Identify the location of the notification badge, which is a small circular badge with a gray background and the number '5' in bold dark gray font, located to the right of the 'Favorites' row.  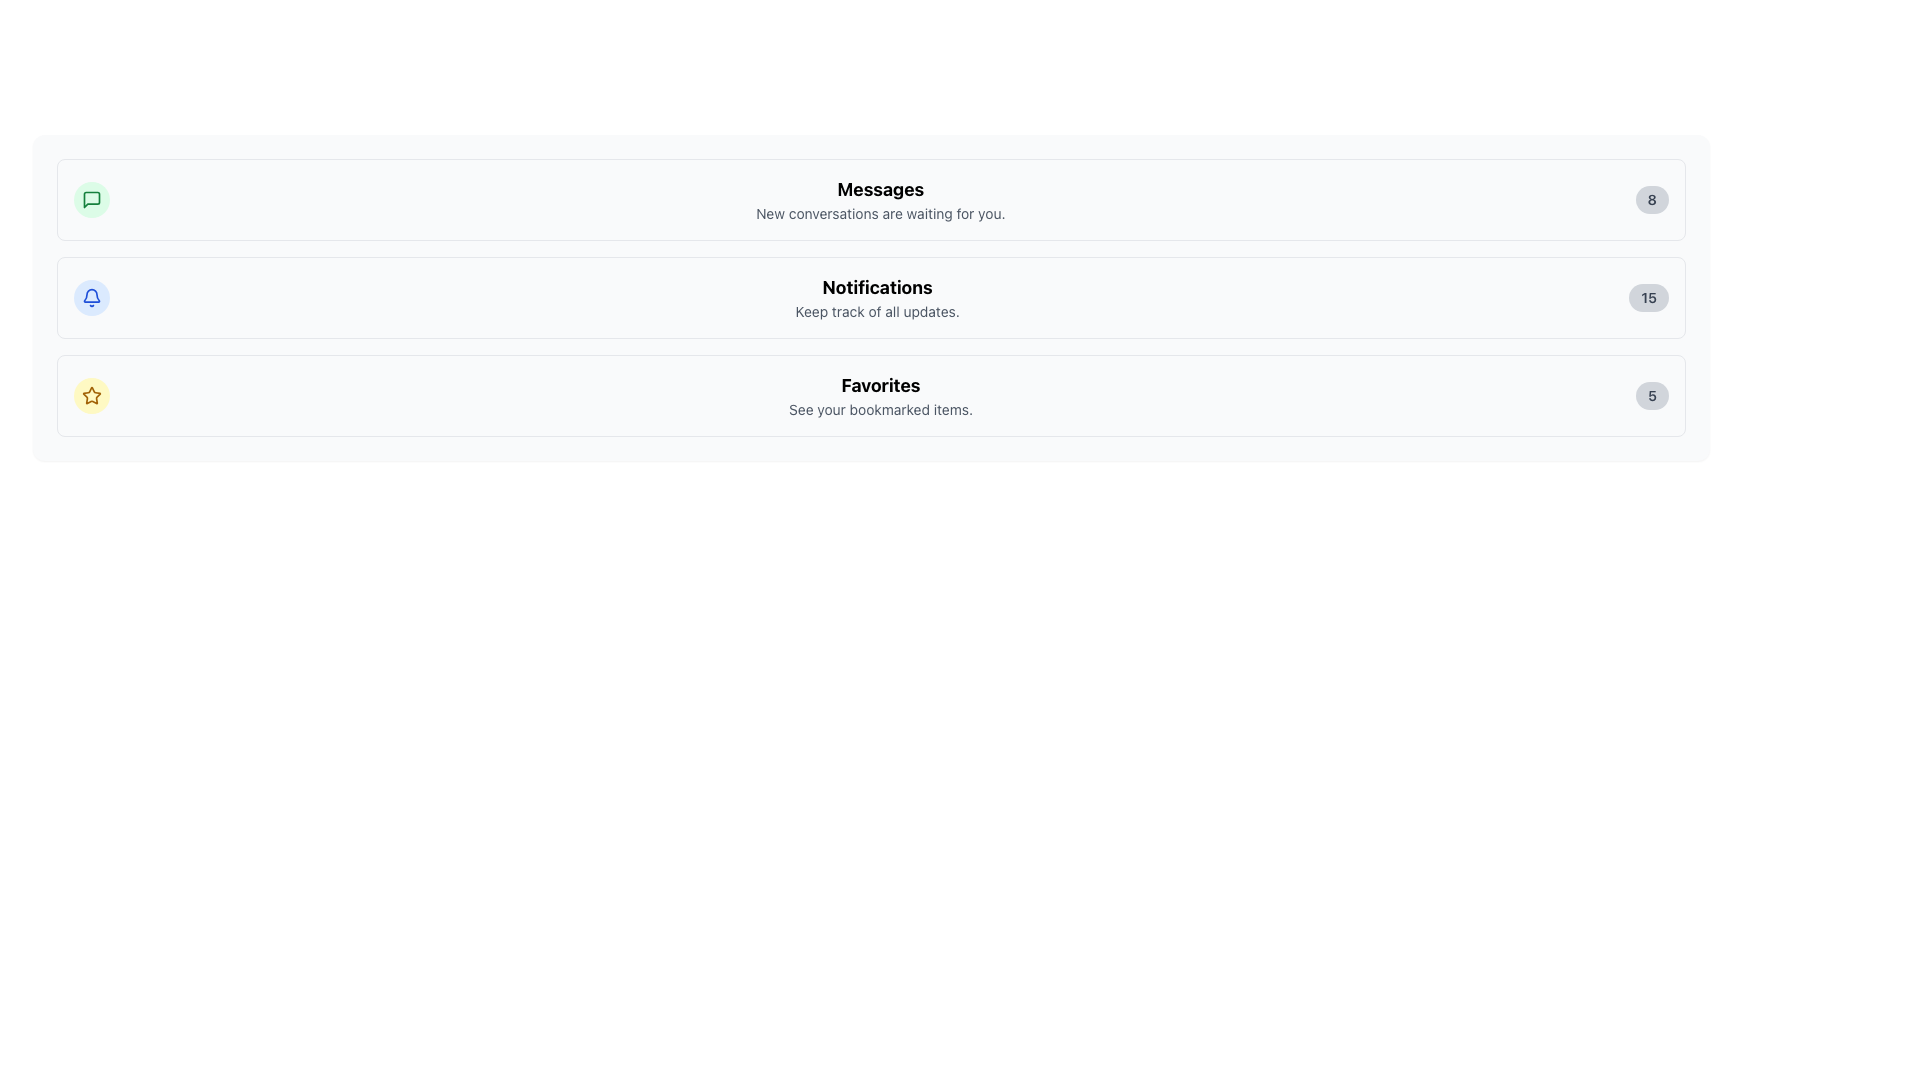
(1652, 396).